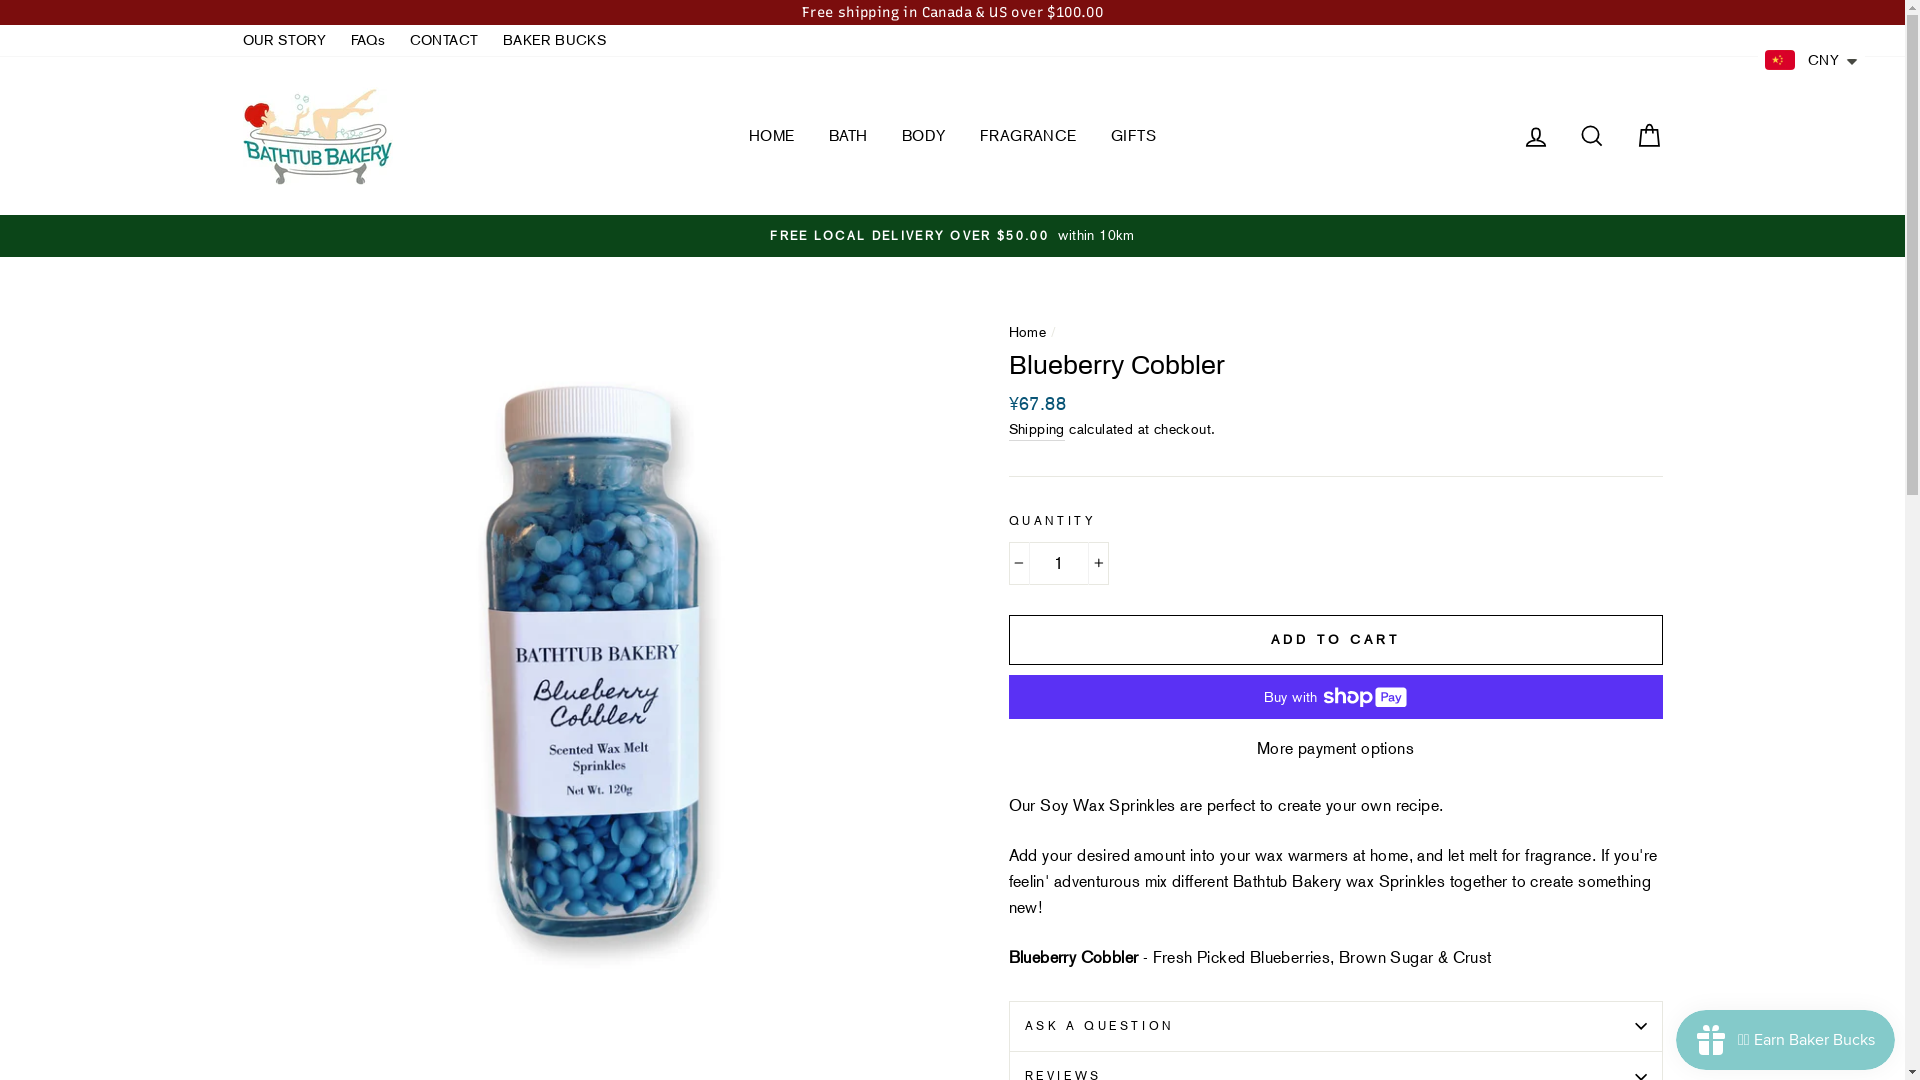  I want to click on 'ASK A QUESTION', so click(1334, 1026).